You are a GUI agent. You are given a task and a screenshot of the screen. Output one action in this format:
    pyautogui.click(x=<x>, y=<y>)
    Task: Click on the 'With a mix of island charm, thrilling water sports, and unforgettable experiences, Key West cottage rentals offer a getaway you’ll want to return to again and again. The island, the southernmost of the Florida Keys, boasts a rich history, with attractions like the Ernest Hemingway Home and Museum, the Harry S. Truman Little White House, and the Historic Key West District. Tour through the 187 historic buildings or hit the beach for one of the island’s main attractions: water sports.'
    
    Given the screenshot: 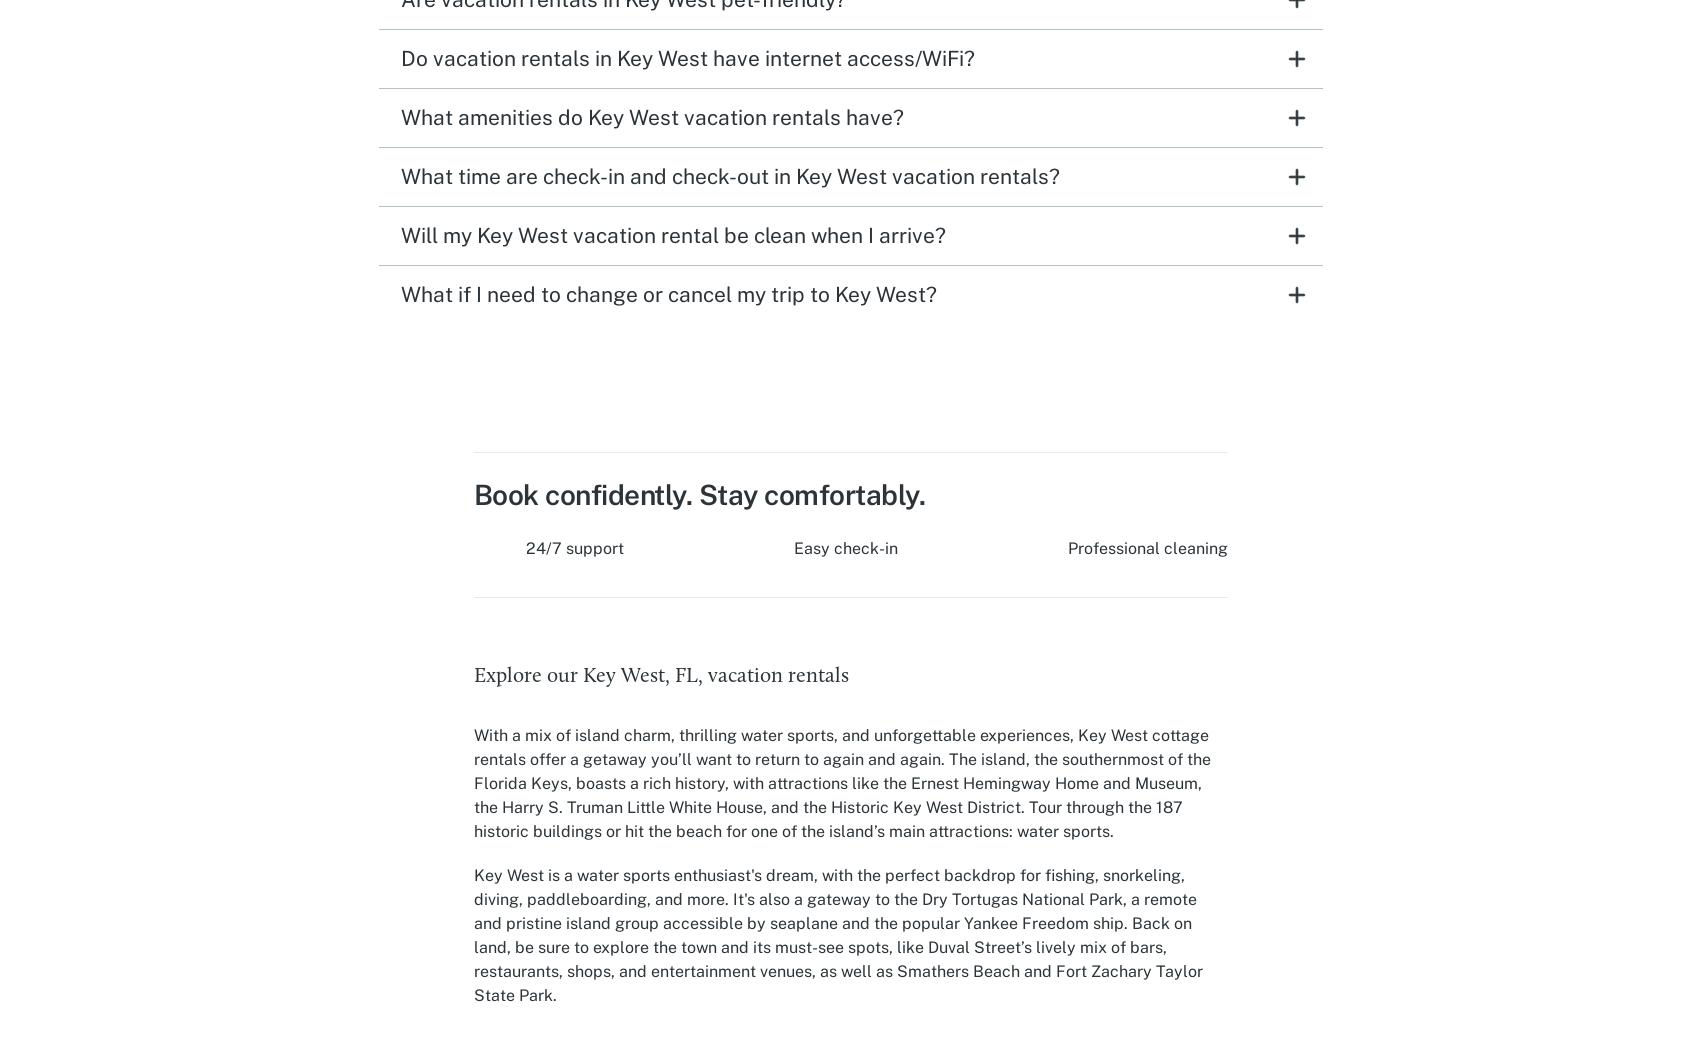 What is the action you would take?
    pyautogui.click(x=841, y=783)
    